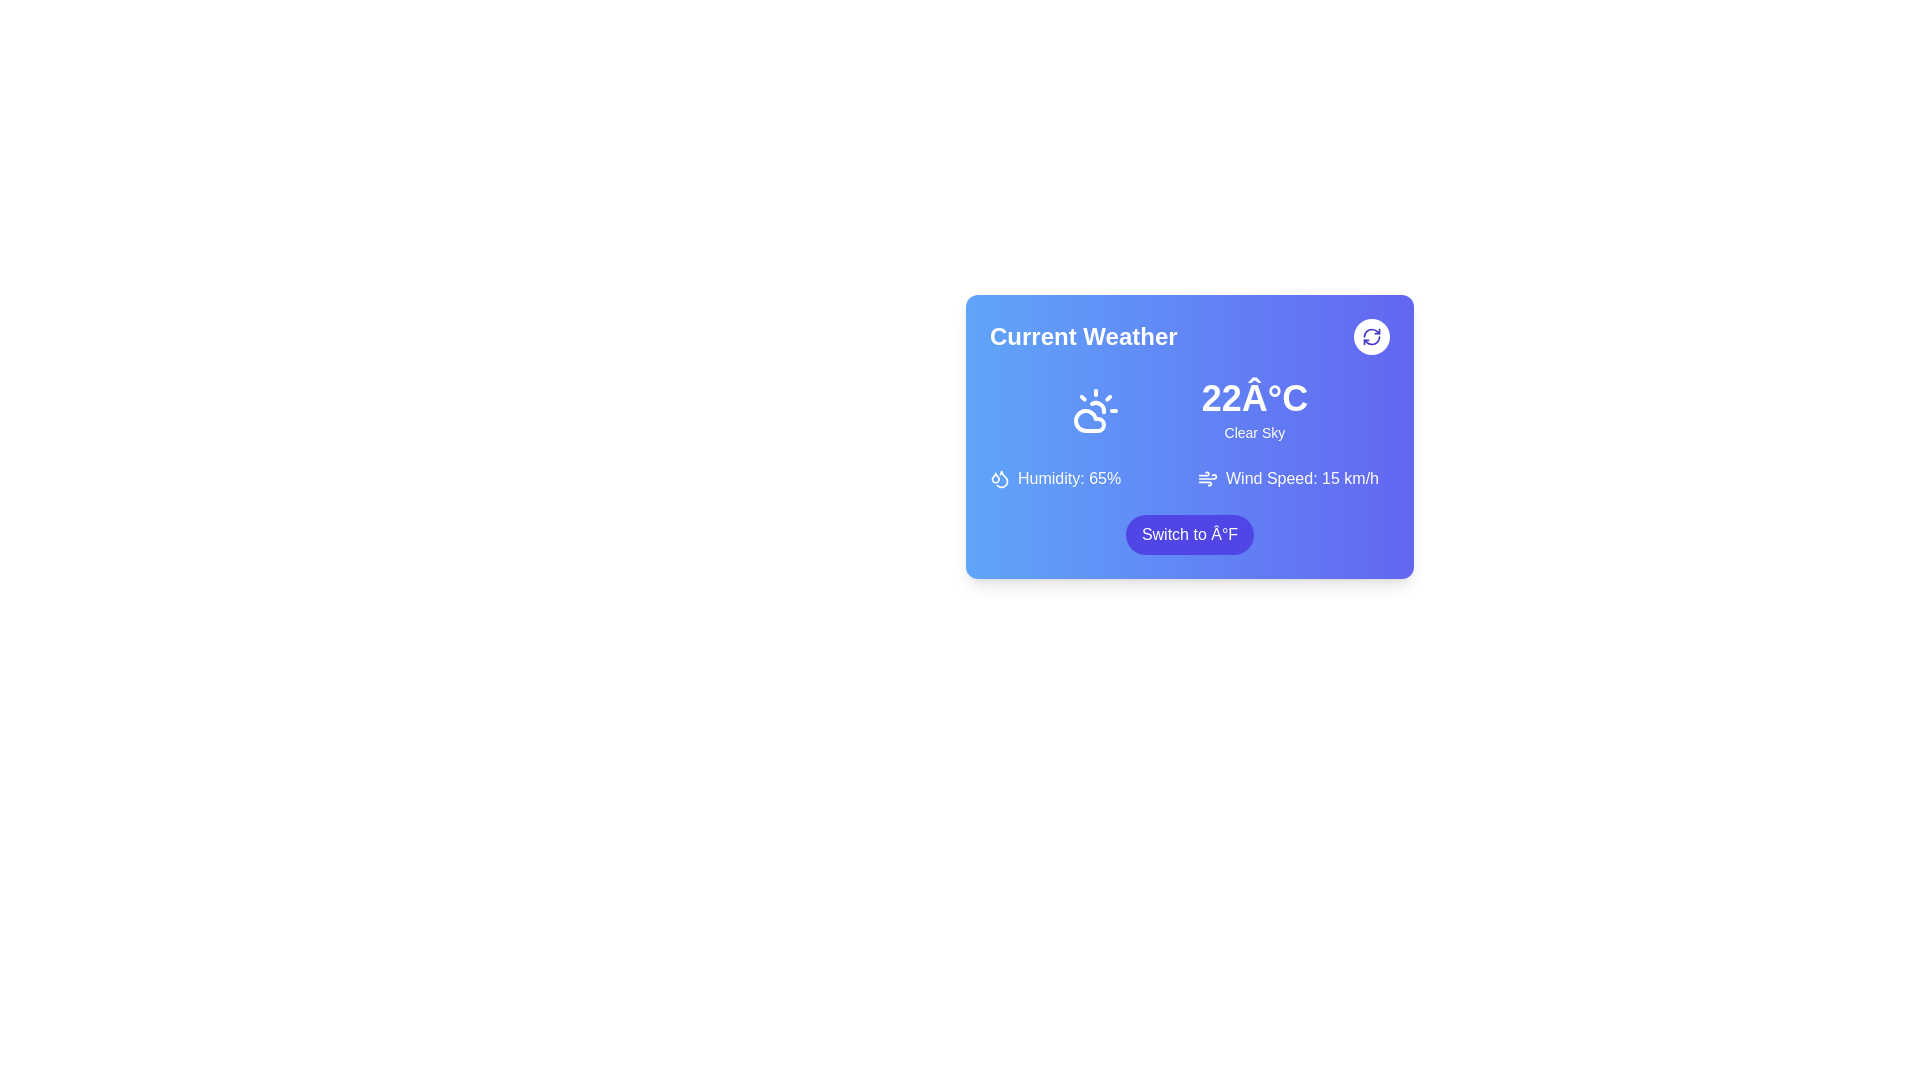  What do you see at coordinates (1253, 398) in the screenshot?
I see `the current temperature text label, which is positioned prominently near the top-center of a rectangular card within the interface` at bounding box center [1253, 398].